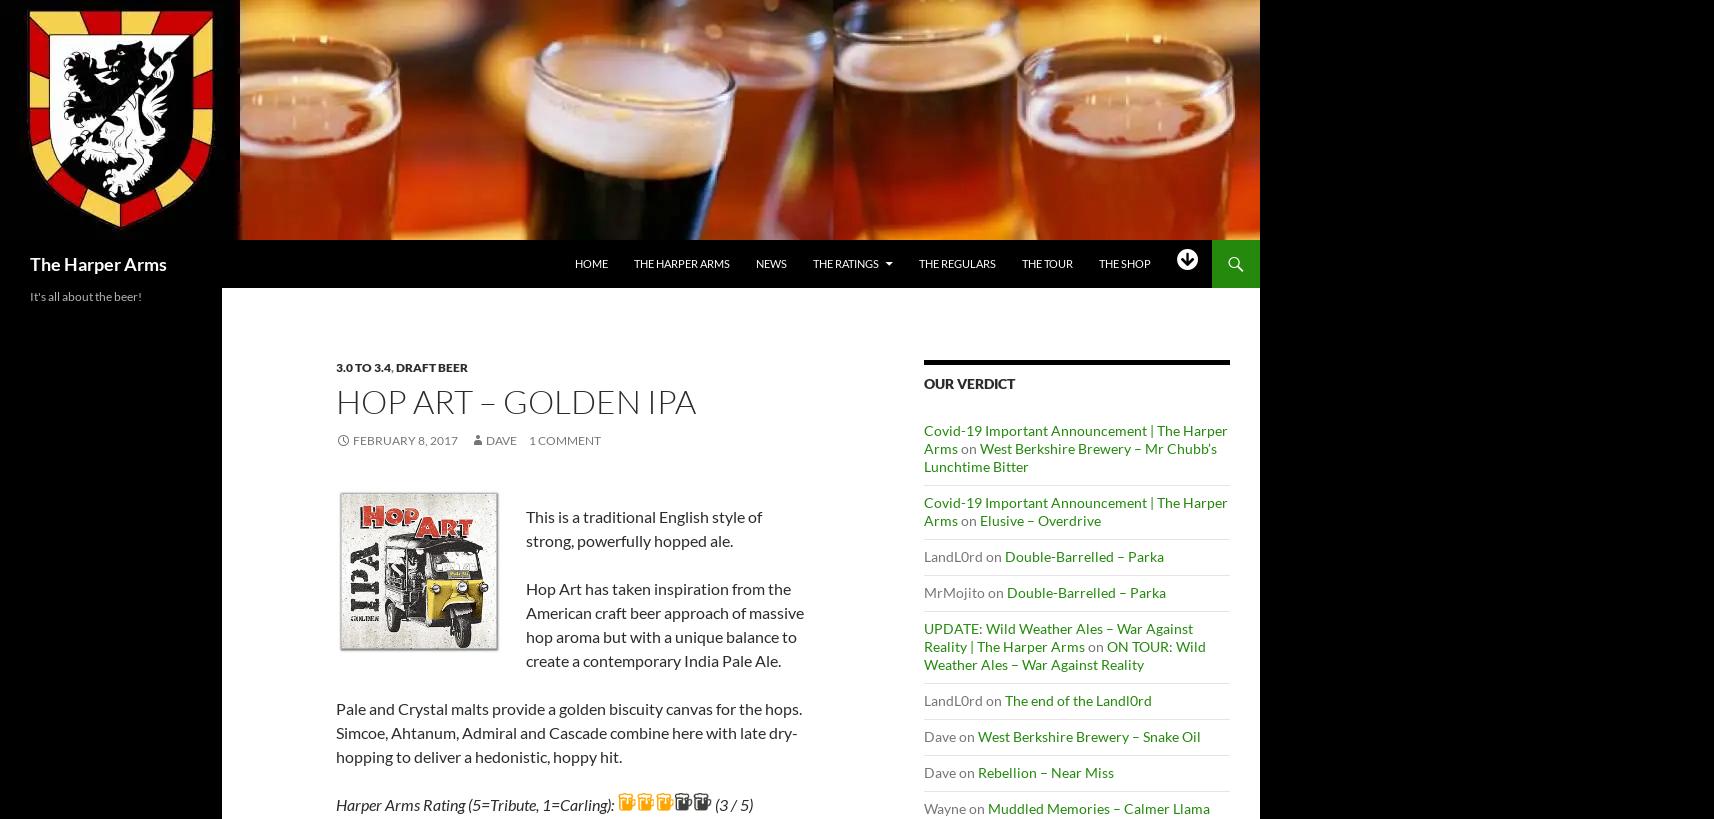 This screenshot has width=1714, height=819. Describe the element at coordinates (1125, 262) in the screenshot. I see `'The Shop'` at that location.